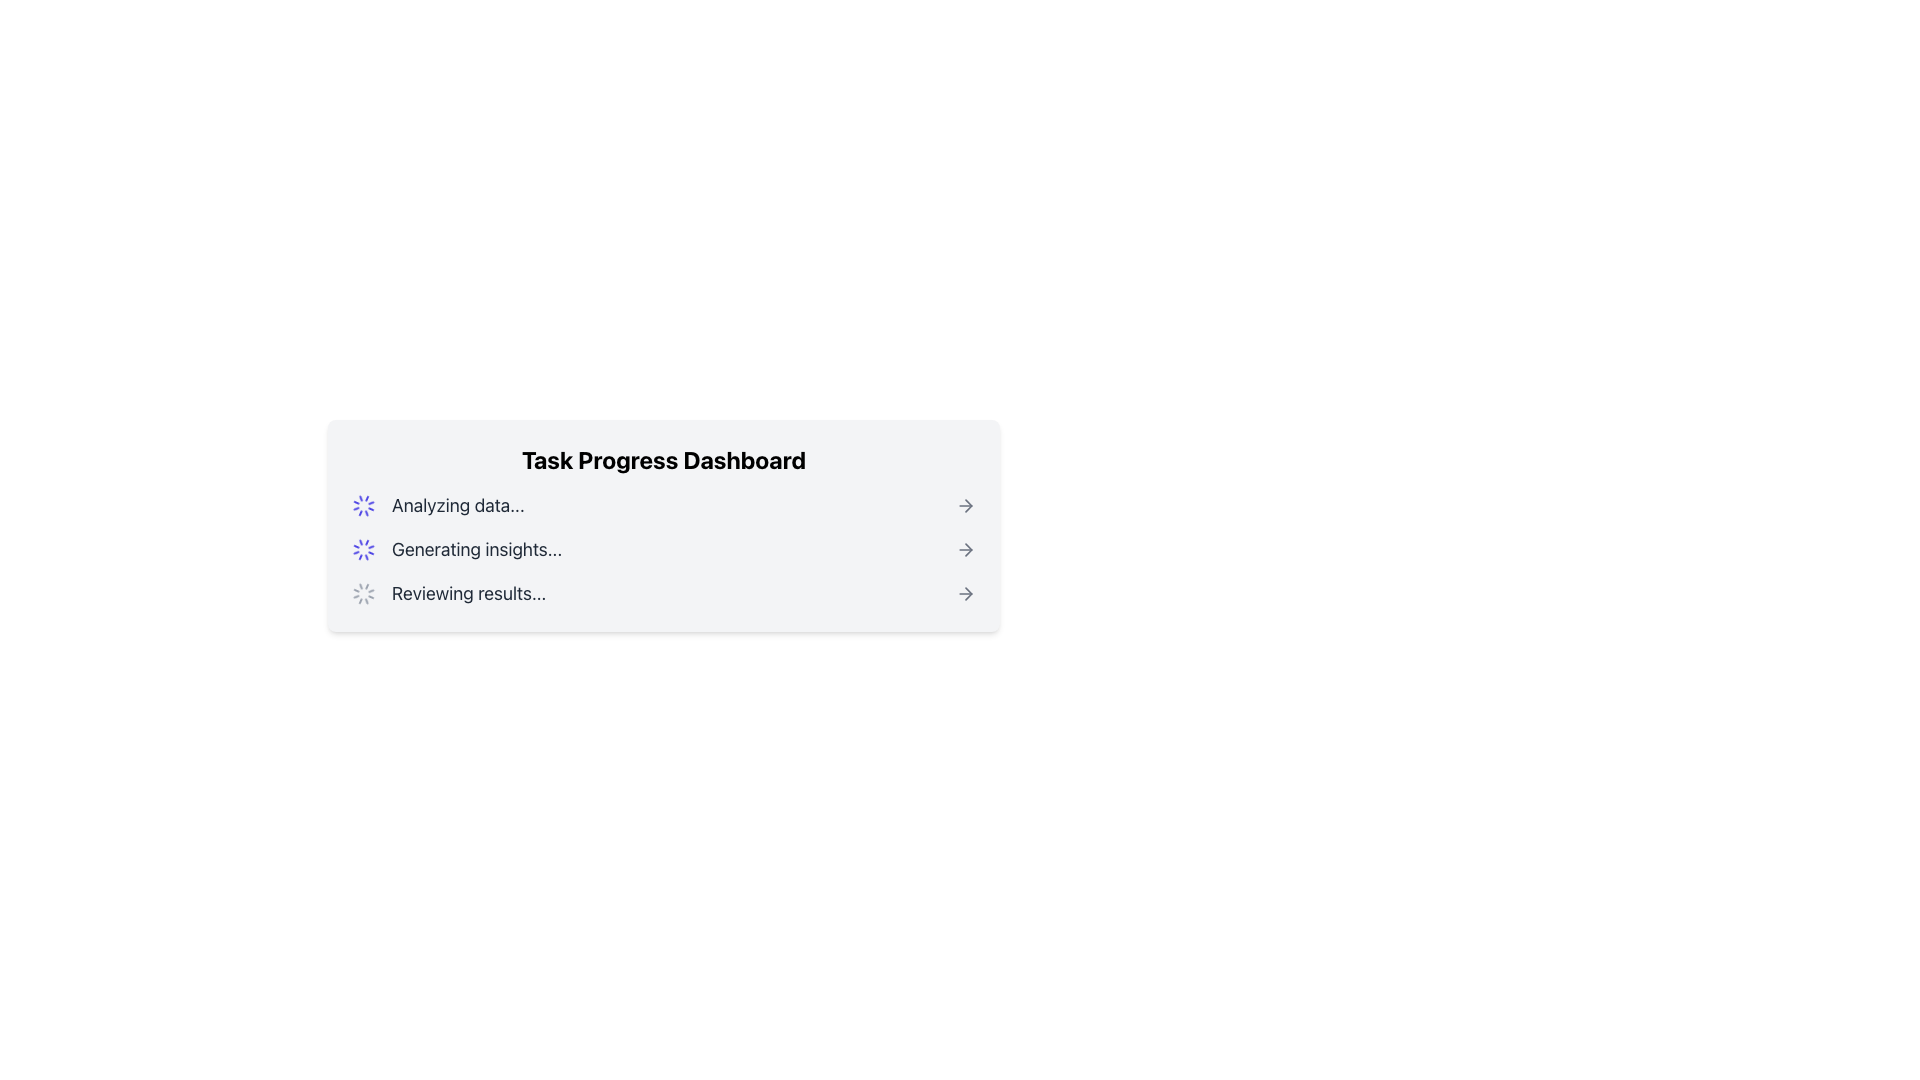 This screenshot has width=1920, height=1080. Describe the element at coordinates (965, 593) in the screenshot. I see `the right-facing arrow icon, which is a thin line styled SVG graphic in light gray color, located to the right of the 'Reviewing results...' text in the Task Progress Dashboard` at that location.